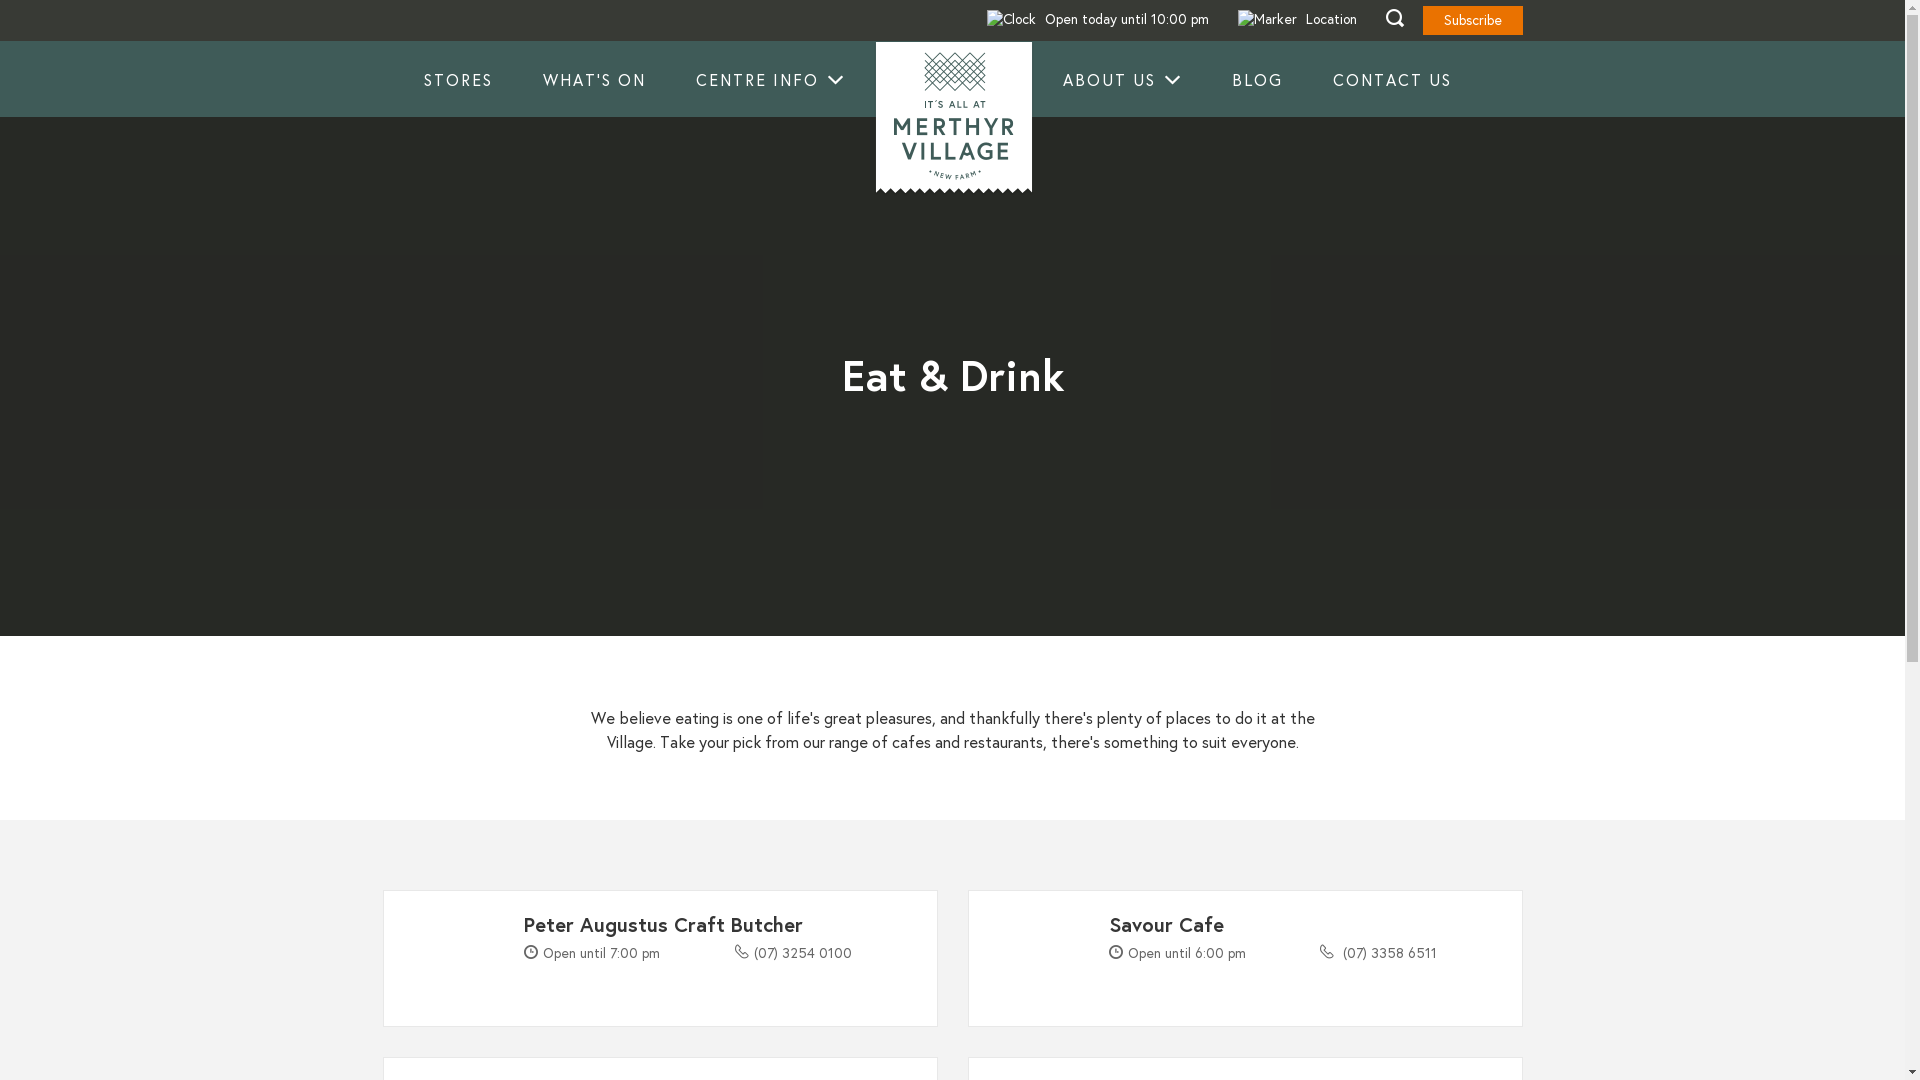 The image size is (1920, 1080). I want to click on 'STORES', so click(457, 79).